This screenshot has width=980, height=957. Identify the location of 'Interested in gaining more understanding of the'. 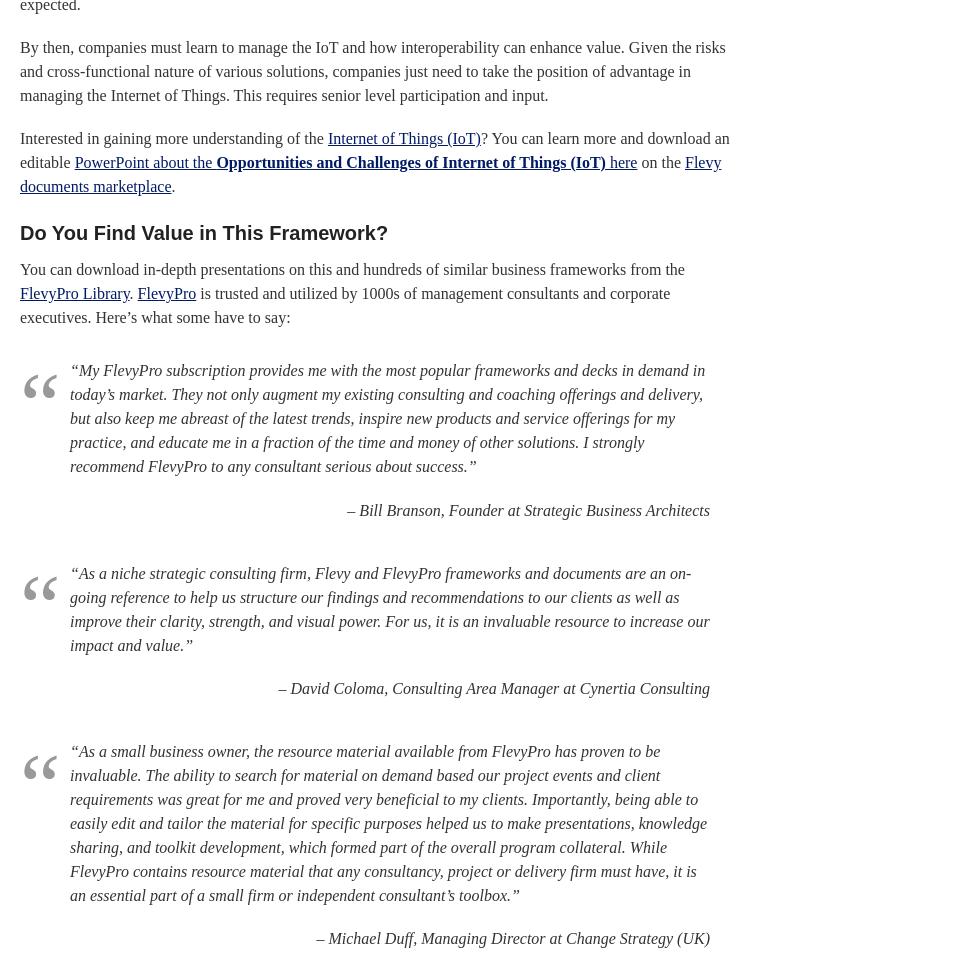
(173, 138).